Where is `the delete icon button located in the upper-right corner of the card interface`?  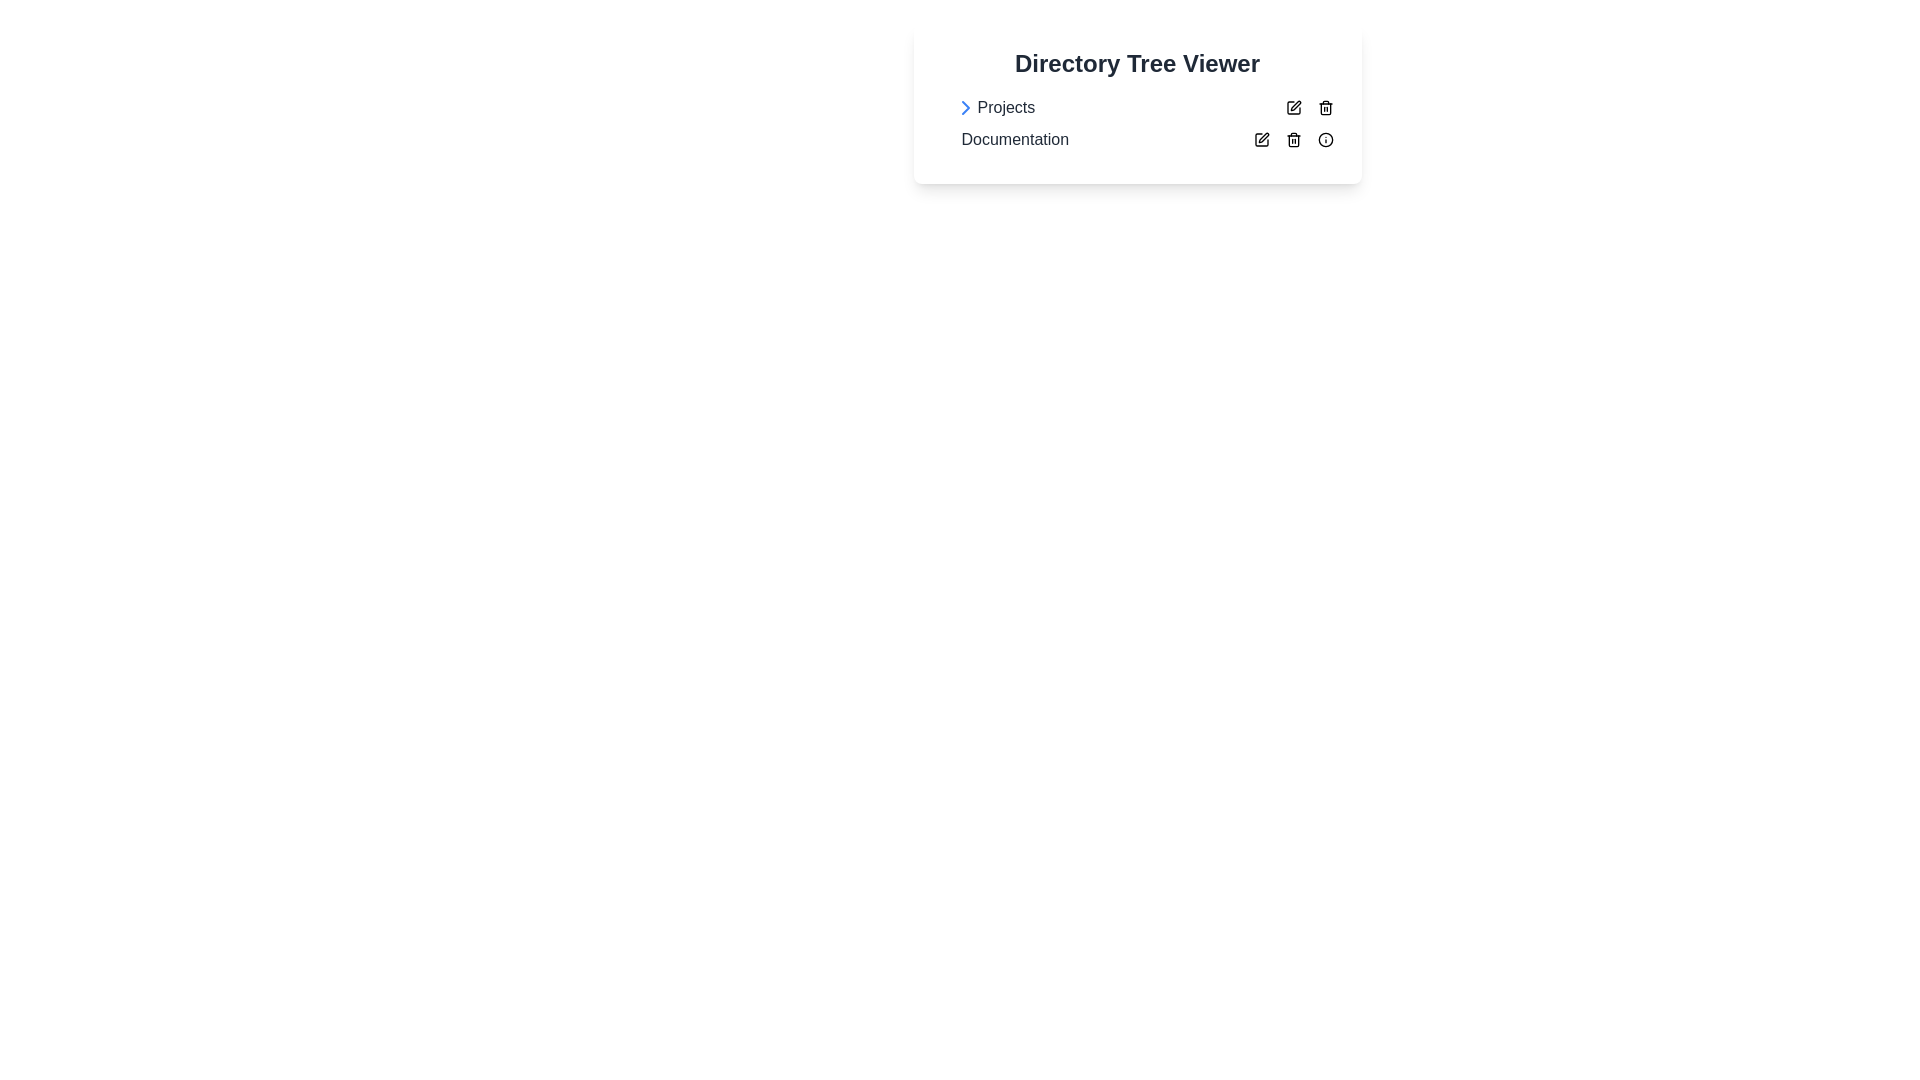
the delete icon button located in the upper-right corner of the card interface is located at coordinates (1325, 108).